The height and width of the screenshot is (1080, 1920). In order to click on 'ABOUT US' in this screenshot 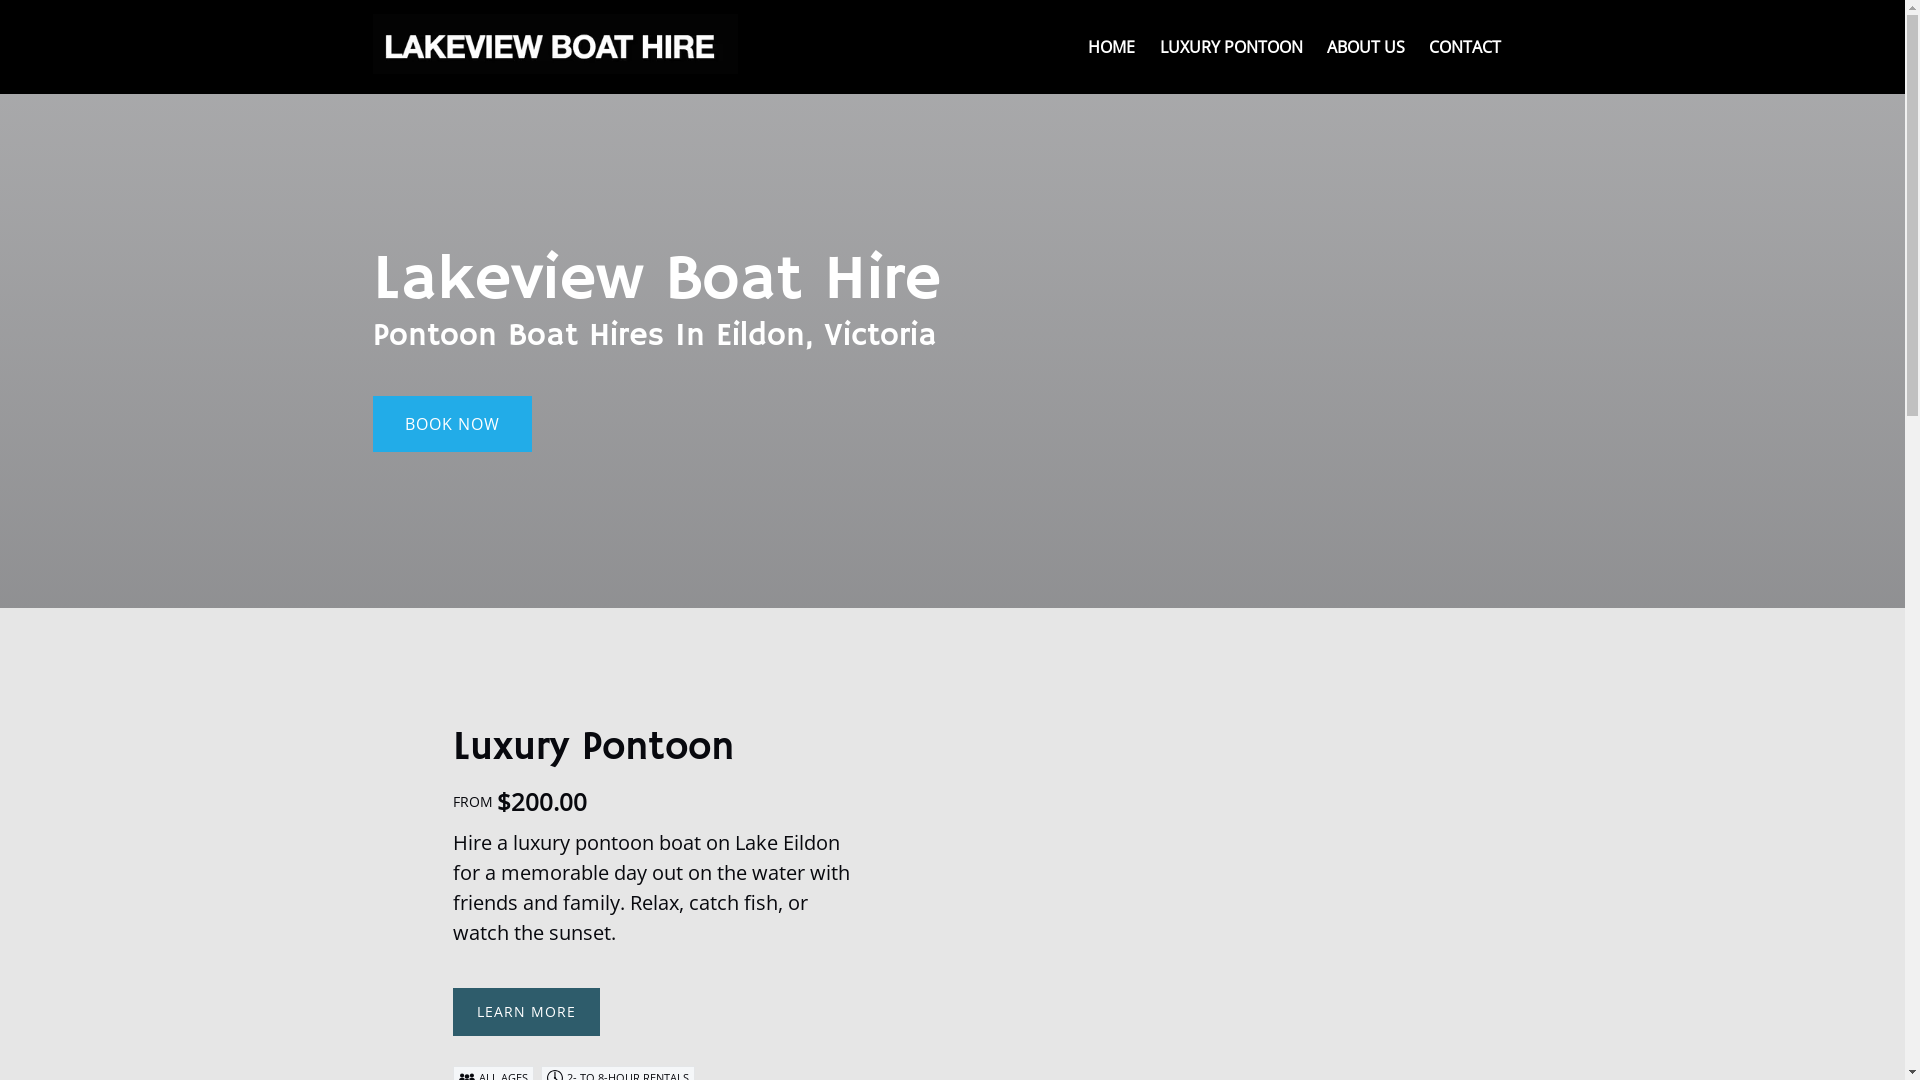, I will do `click(1363, 45)`.